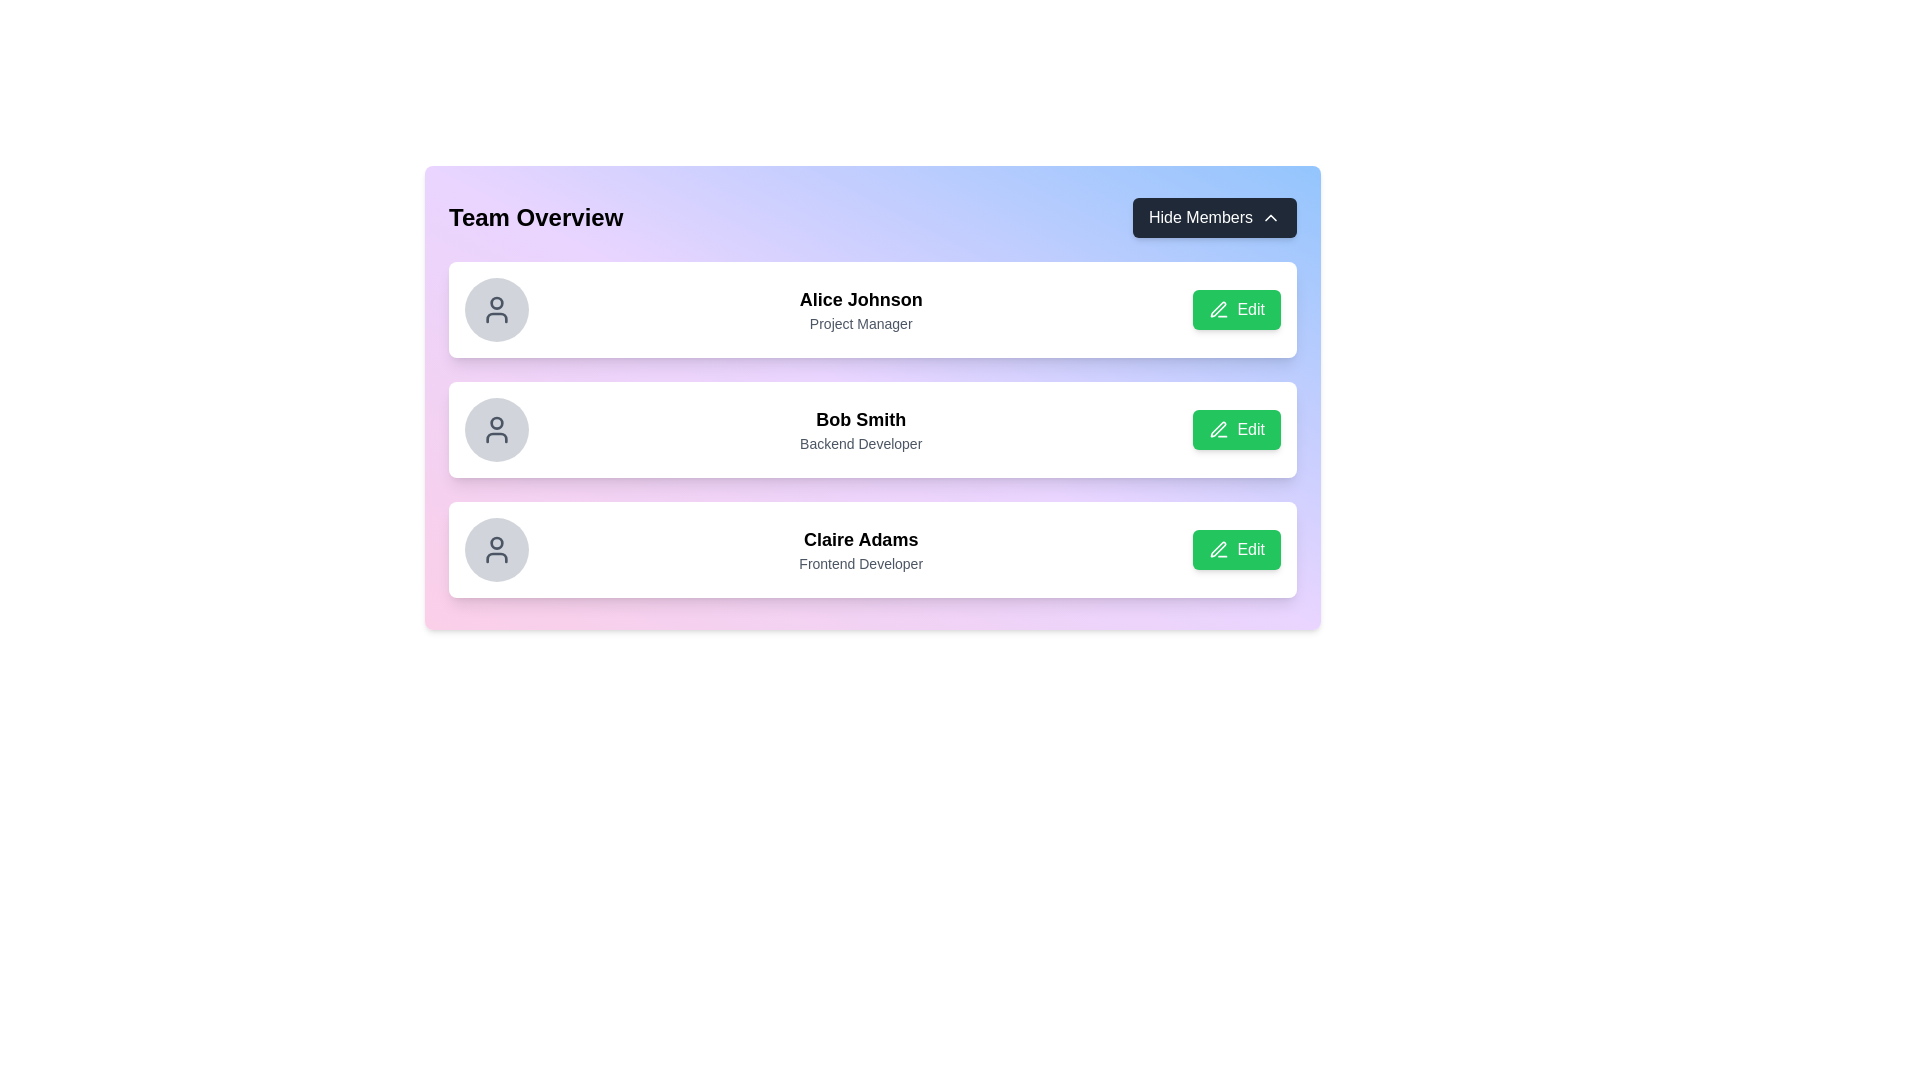 This screenshot has height=1080, width=1920. I want to click on the text label displaying 'Project Manager', which is styled with a smaller gray font and positioned below 'Alice Johnson' in the 'Team Overview' section, so click(861, 323).